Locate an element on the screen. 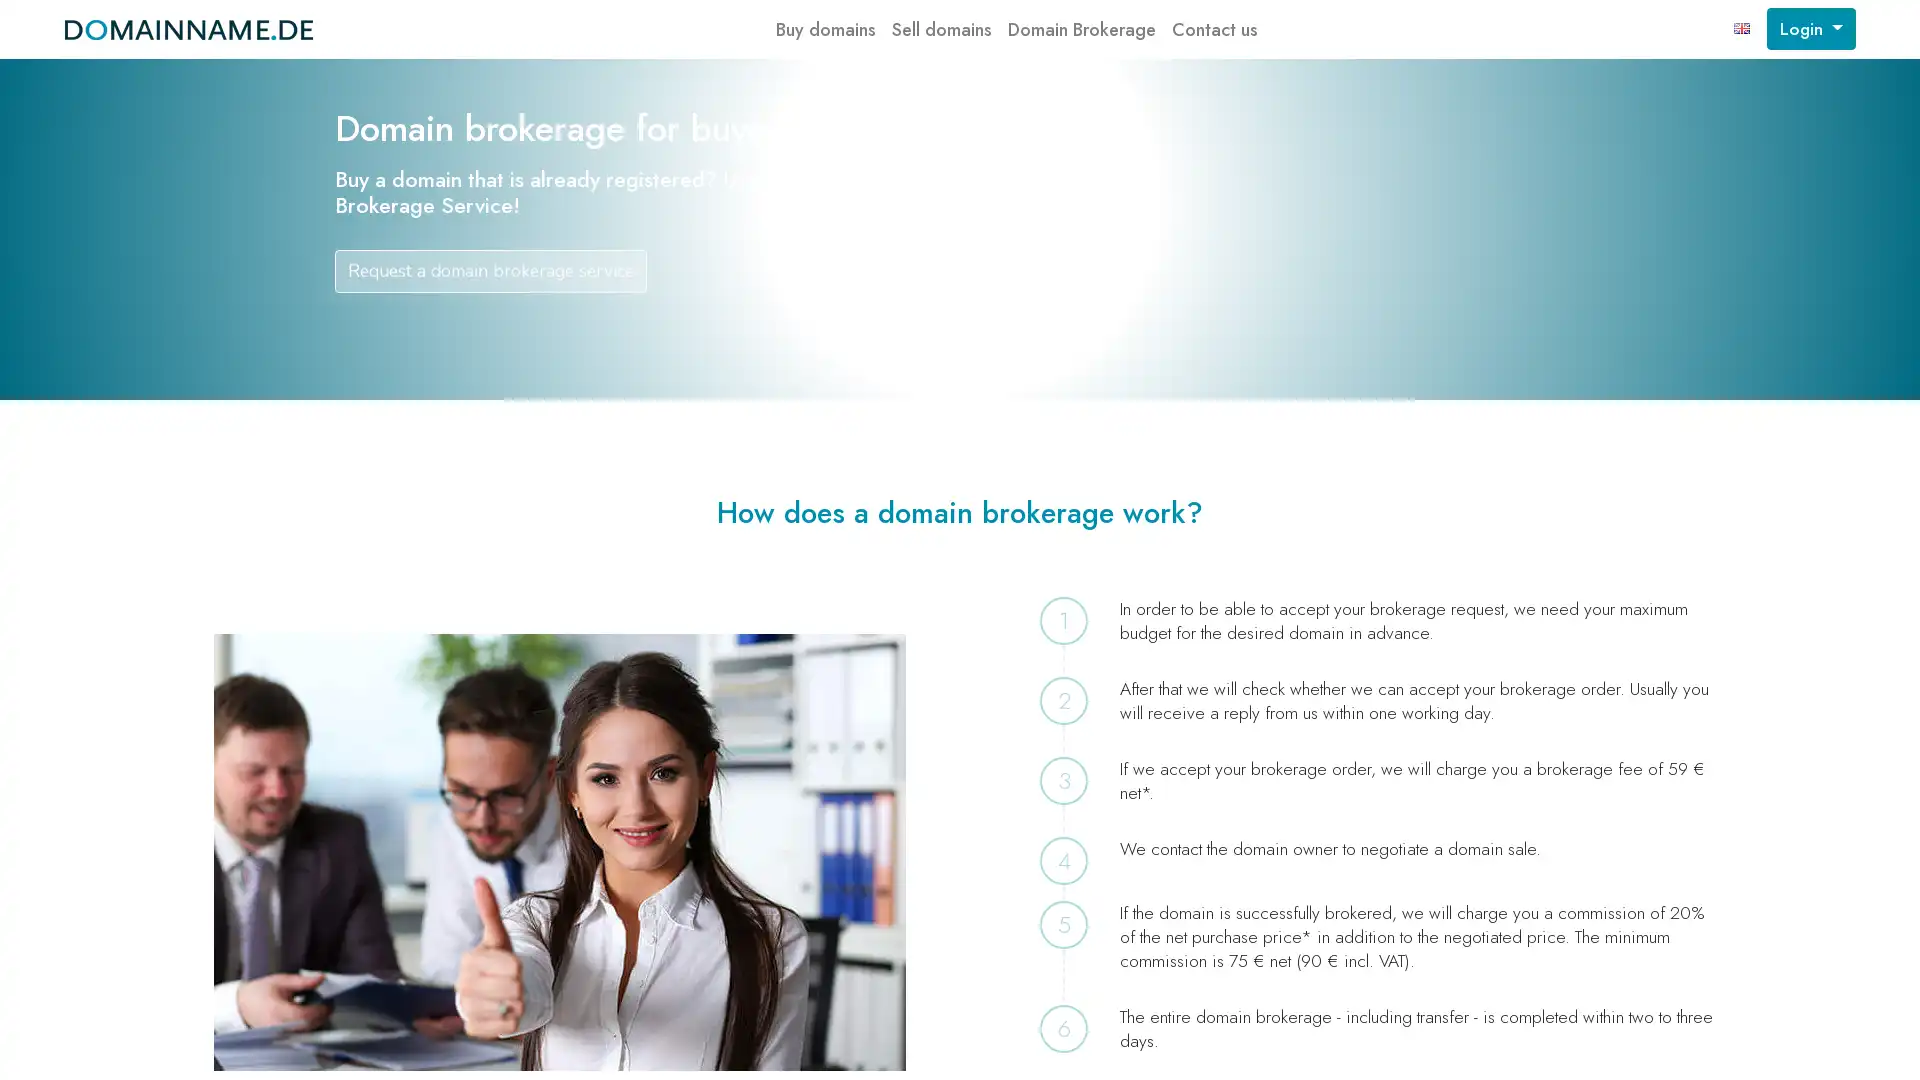 The height and width of the screenshot is (1080, 1920). Login is located at coordinates (1810, 29).